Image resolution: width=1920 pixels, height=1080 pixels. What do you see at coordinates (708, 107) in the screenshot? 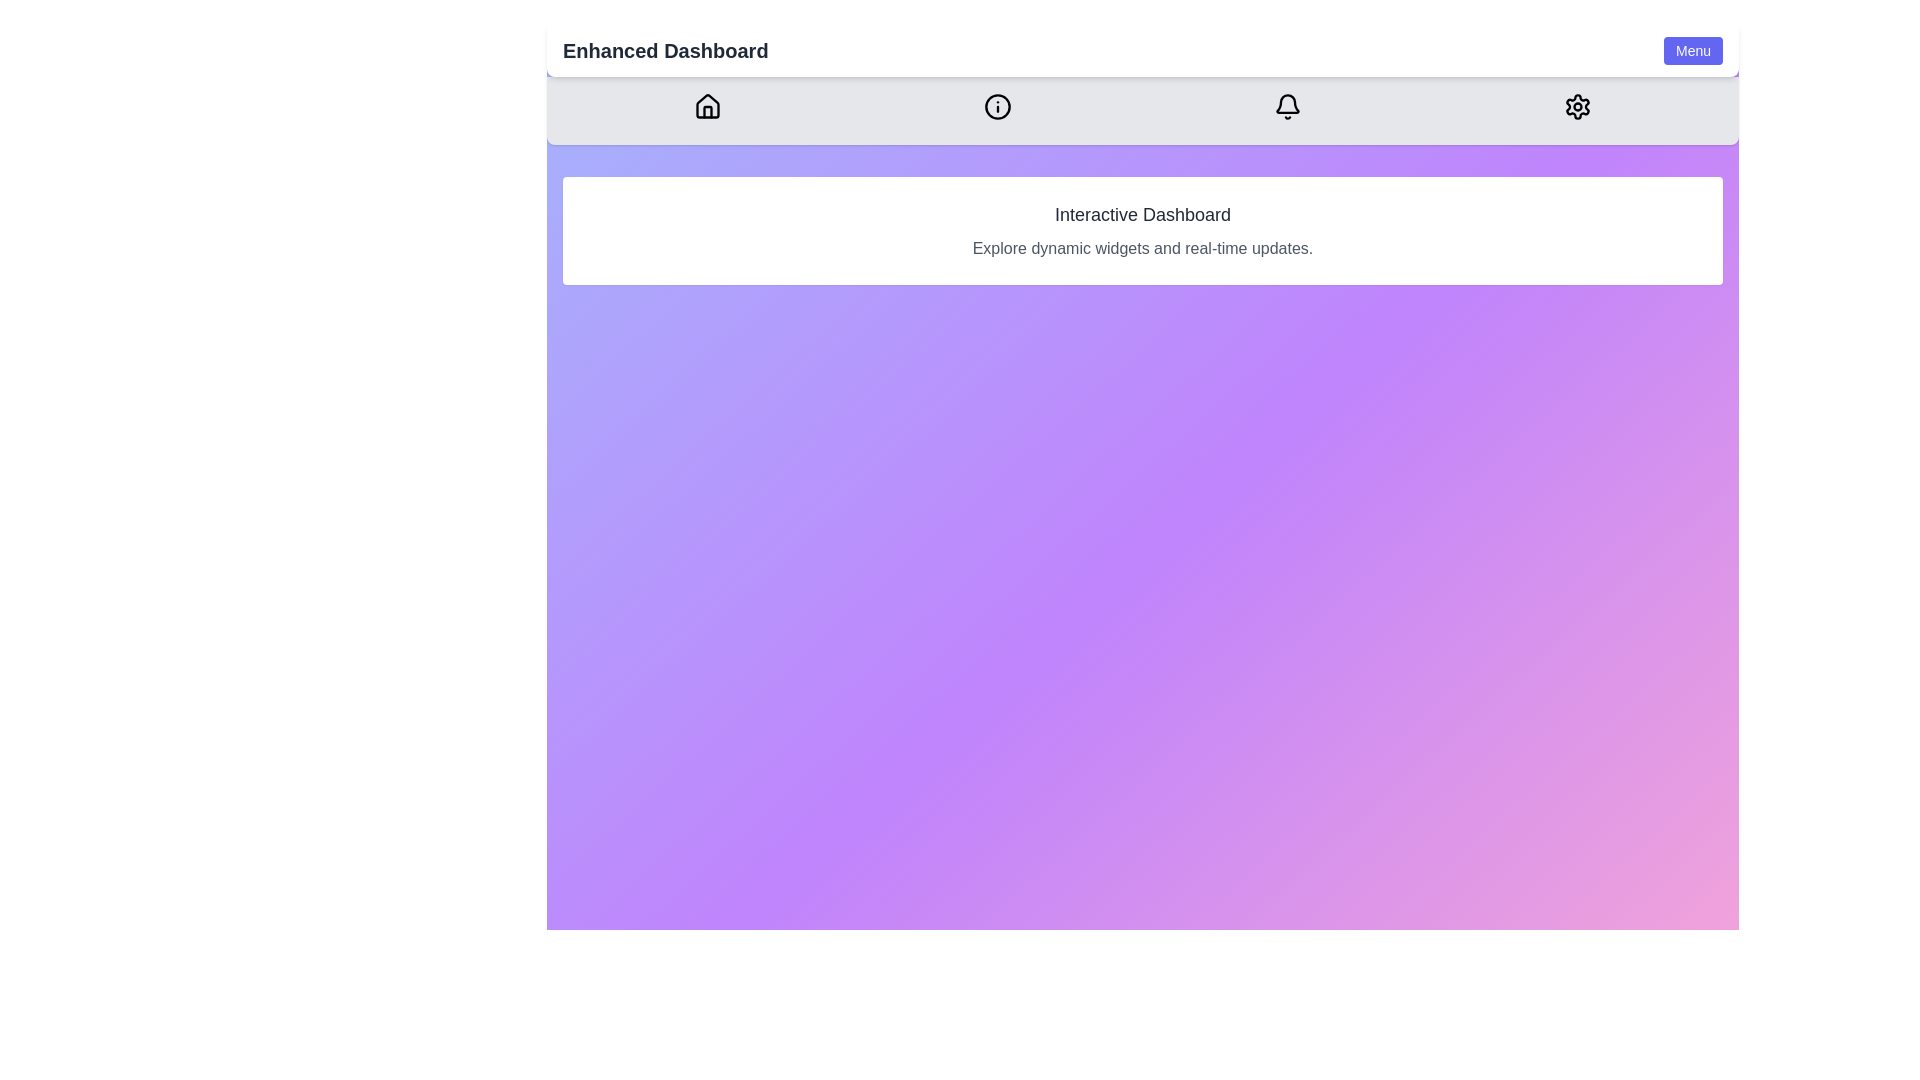
I see `the Home icon in the navigation bar` at bounding box center [708, 107].